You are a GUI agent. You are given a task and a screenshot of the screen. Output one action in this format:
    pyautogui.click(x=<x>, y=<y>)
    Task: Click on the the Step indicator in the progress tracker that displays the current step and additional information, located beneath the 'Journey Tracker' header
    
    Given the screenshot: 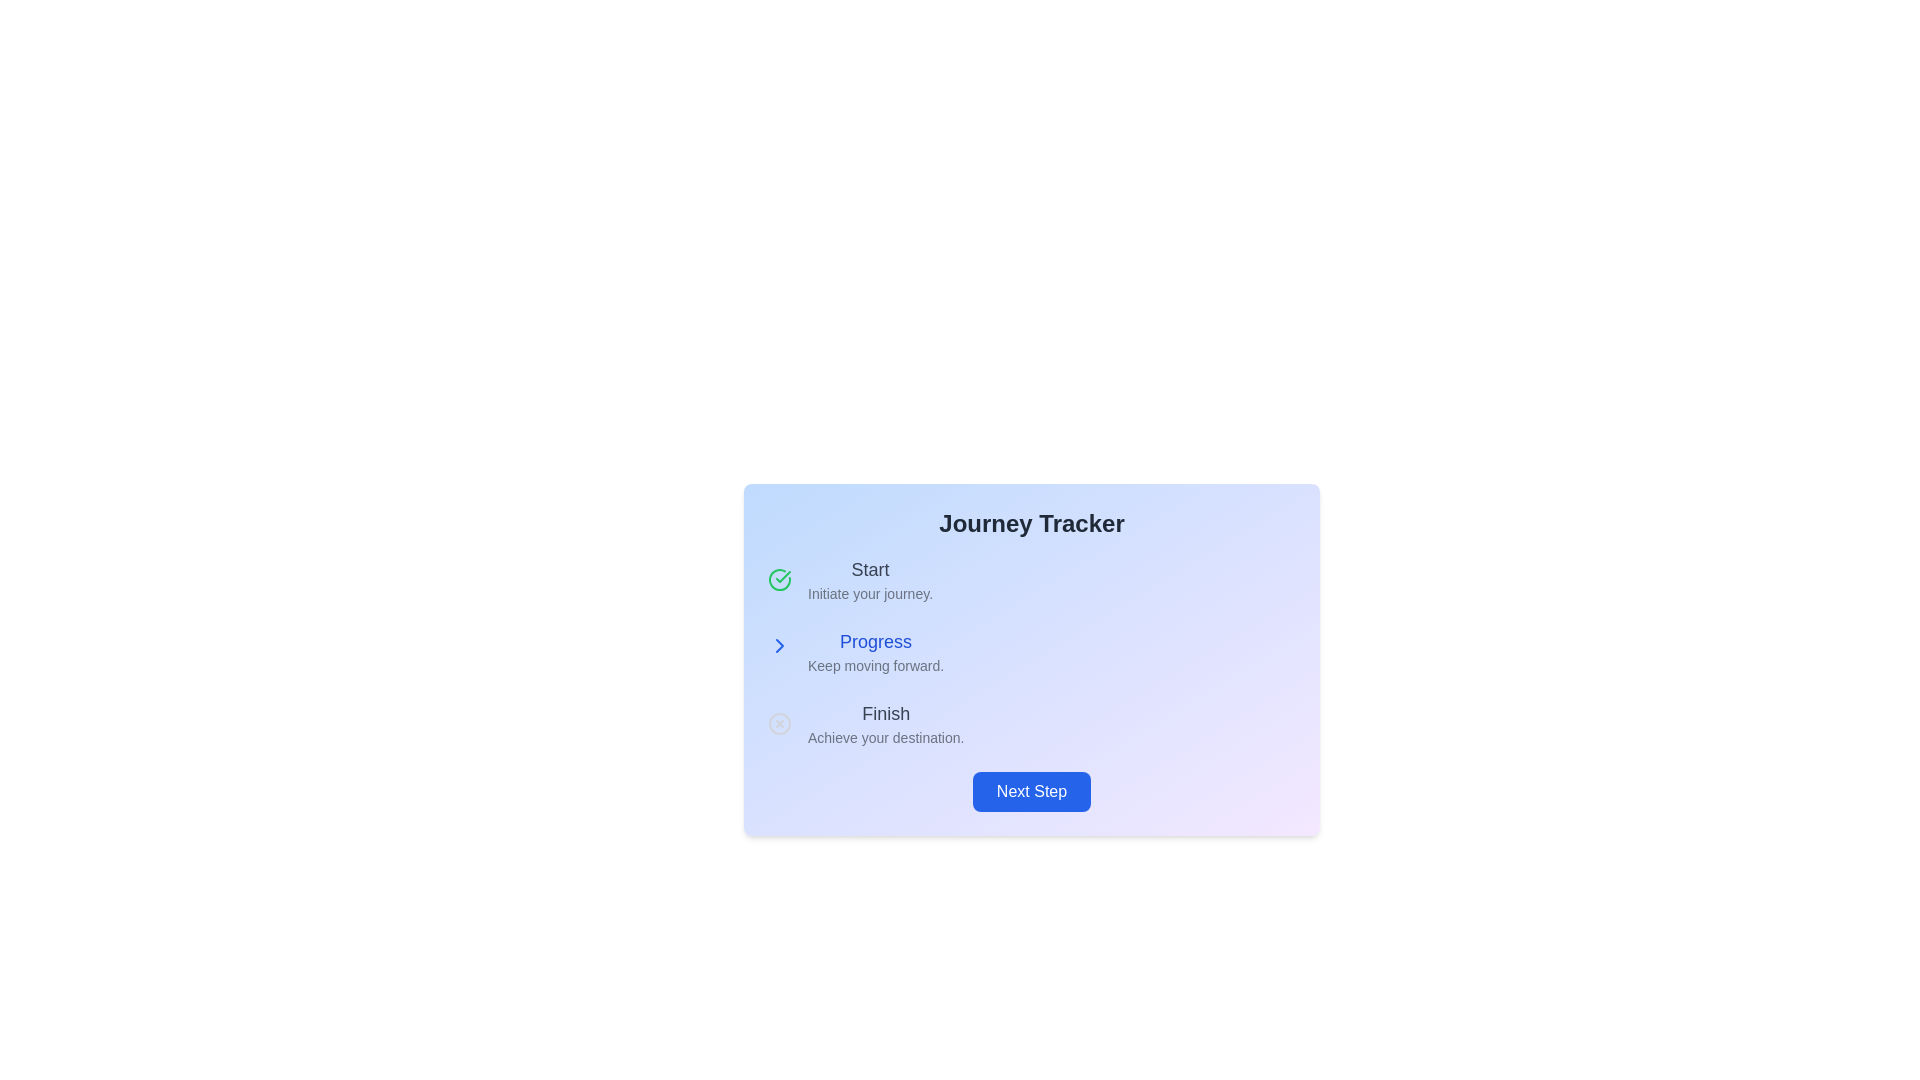 What is the action you would take?
    pyautogui.click(x=876, y=651)
    